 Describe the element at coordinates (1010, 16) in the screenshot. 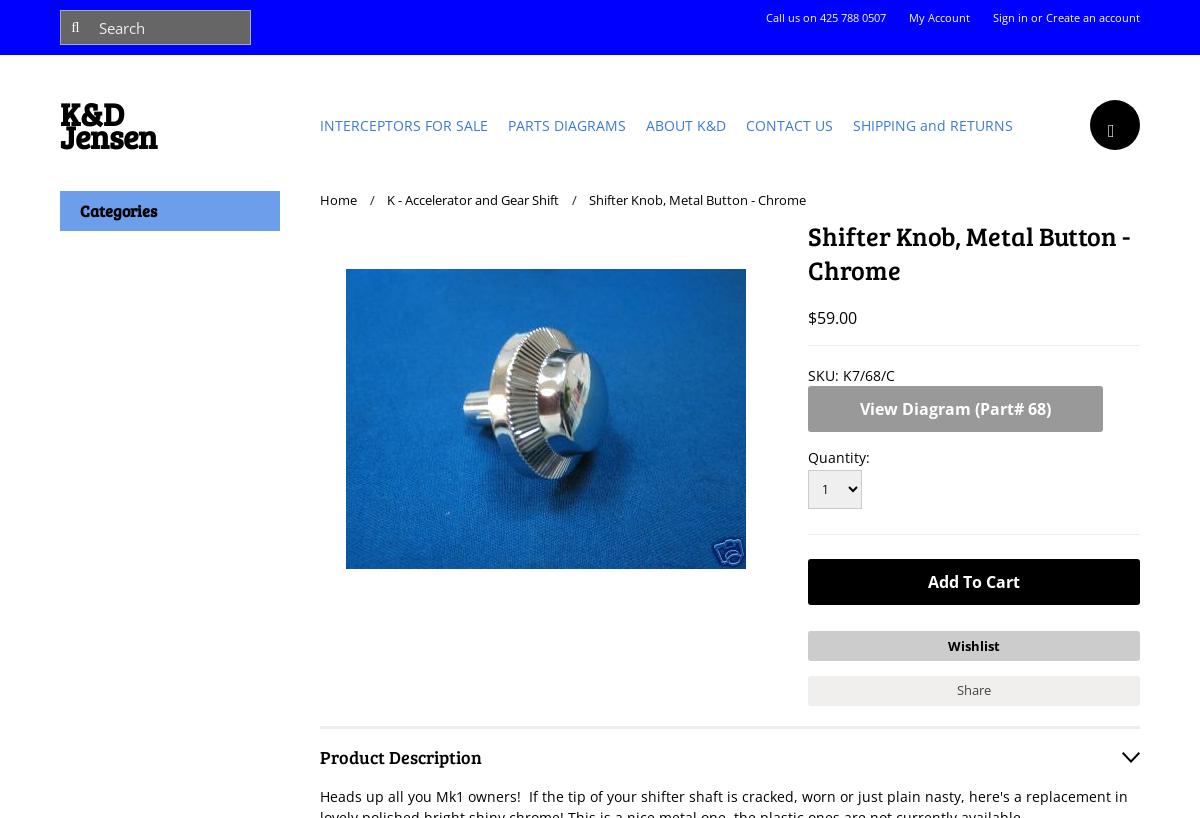

I see `'Sign in'` at that location.